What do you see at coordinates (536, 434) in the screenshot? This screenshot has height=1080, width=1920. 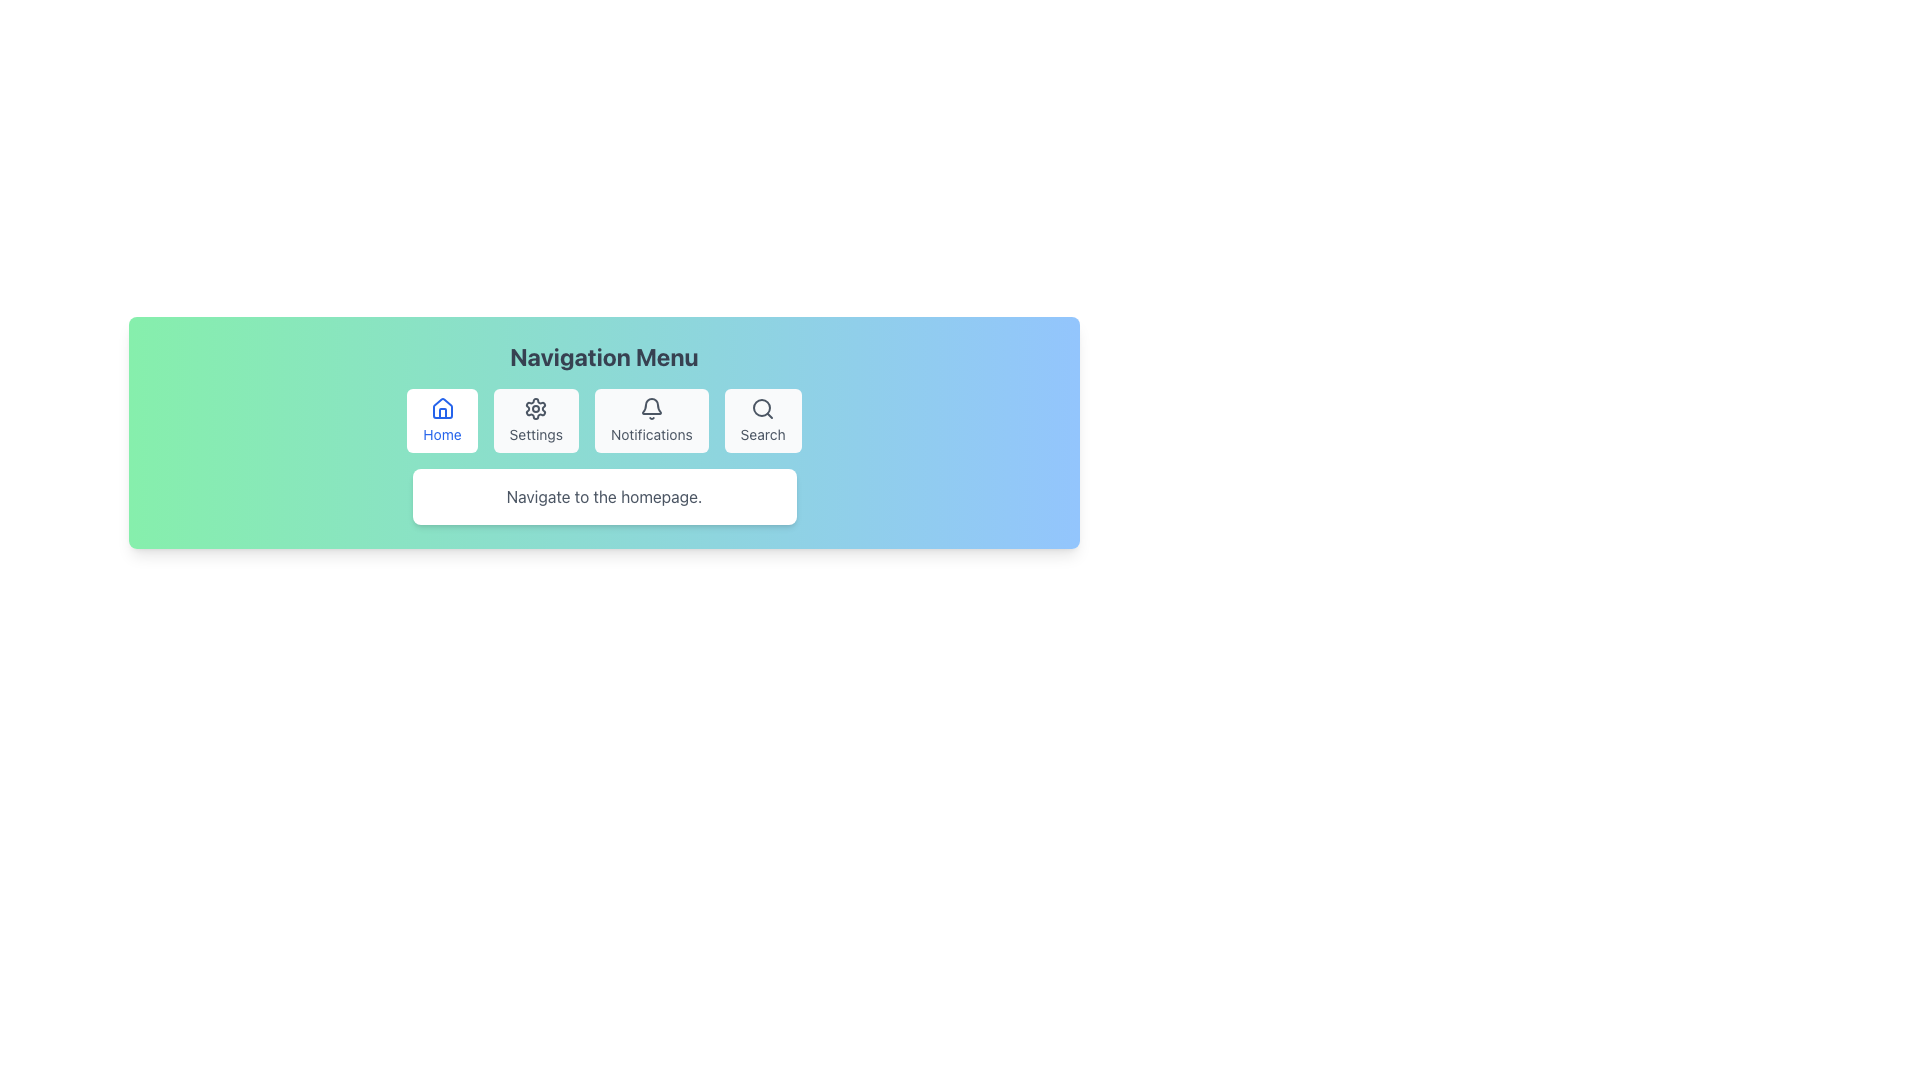 I see `text content of the 'Settings' text label located within the second button-like area of the navigation options on the menu bar` at bounding box center [536, 434].